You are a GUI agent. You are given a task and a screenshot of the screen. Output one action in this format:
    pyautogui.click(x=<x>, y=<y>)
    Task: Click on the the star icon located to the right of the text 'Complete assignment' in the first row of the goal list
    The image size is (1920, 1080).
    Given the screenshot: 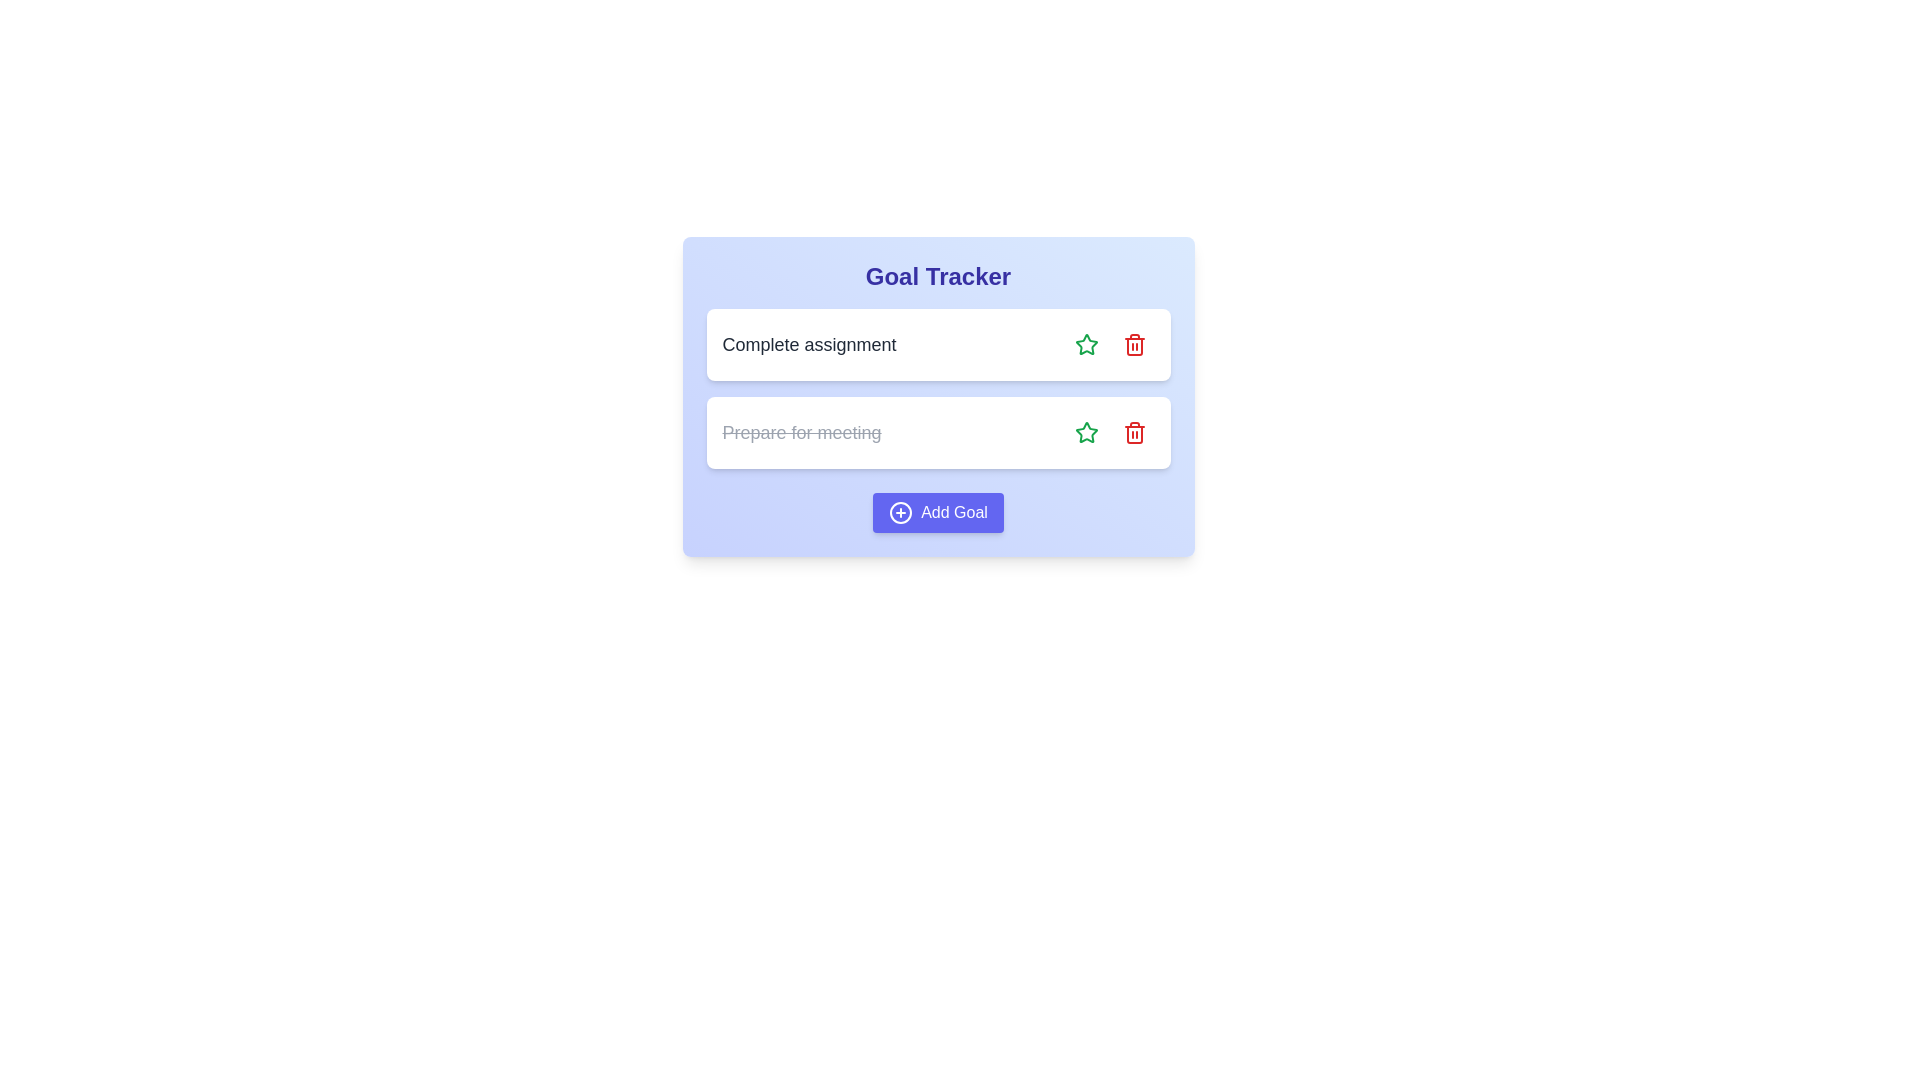 What is the action you would take?
    pyautogui.click(x=1085, y=431)
    